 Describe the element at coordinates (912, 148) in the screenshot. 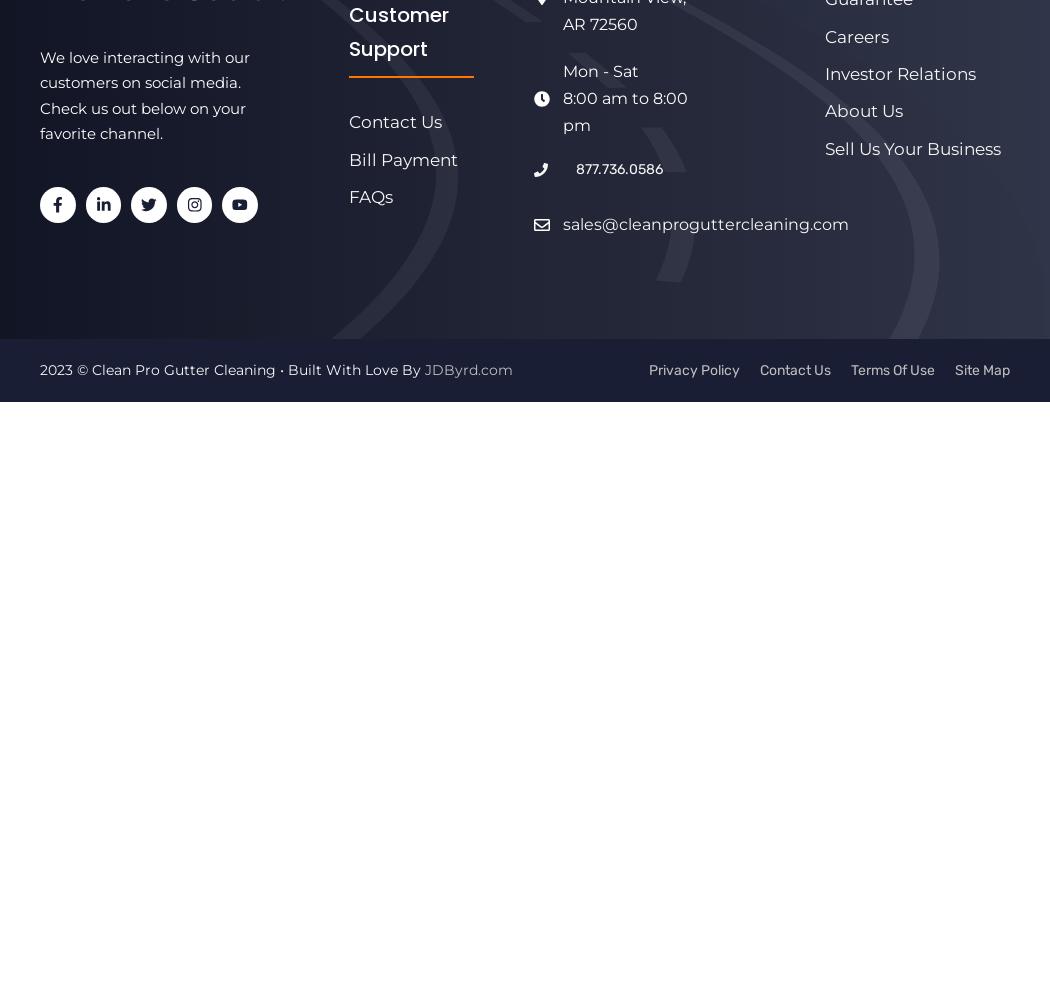

I see `'Sell Us Your Business'` at that location.